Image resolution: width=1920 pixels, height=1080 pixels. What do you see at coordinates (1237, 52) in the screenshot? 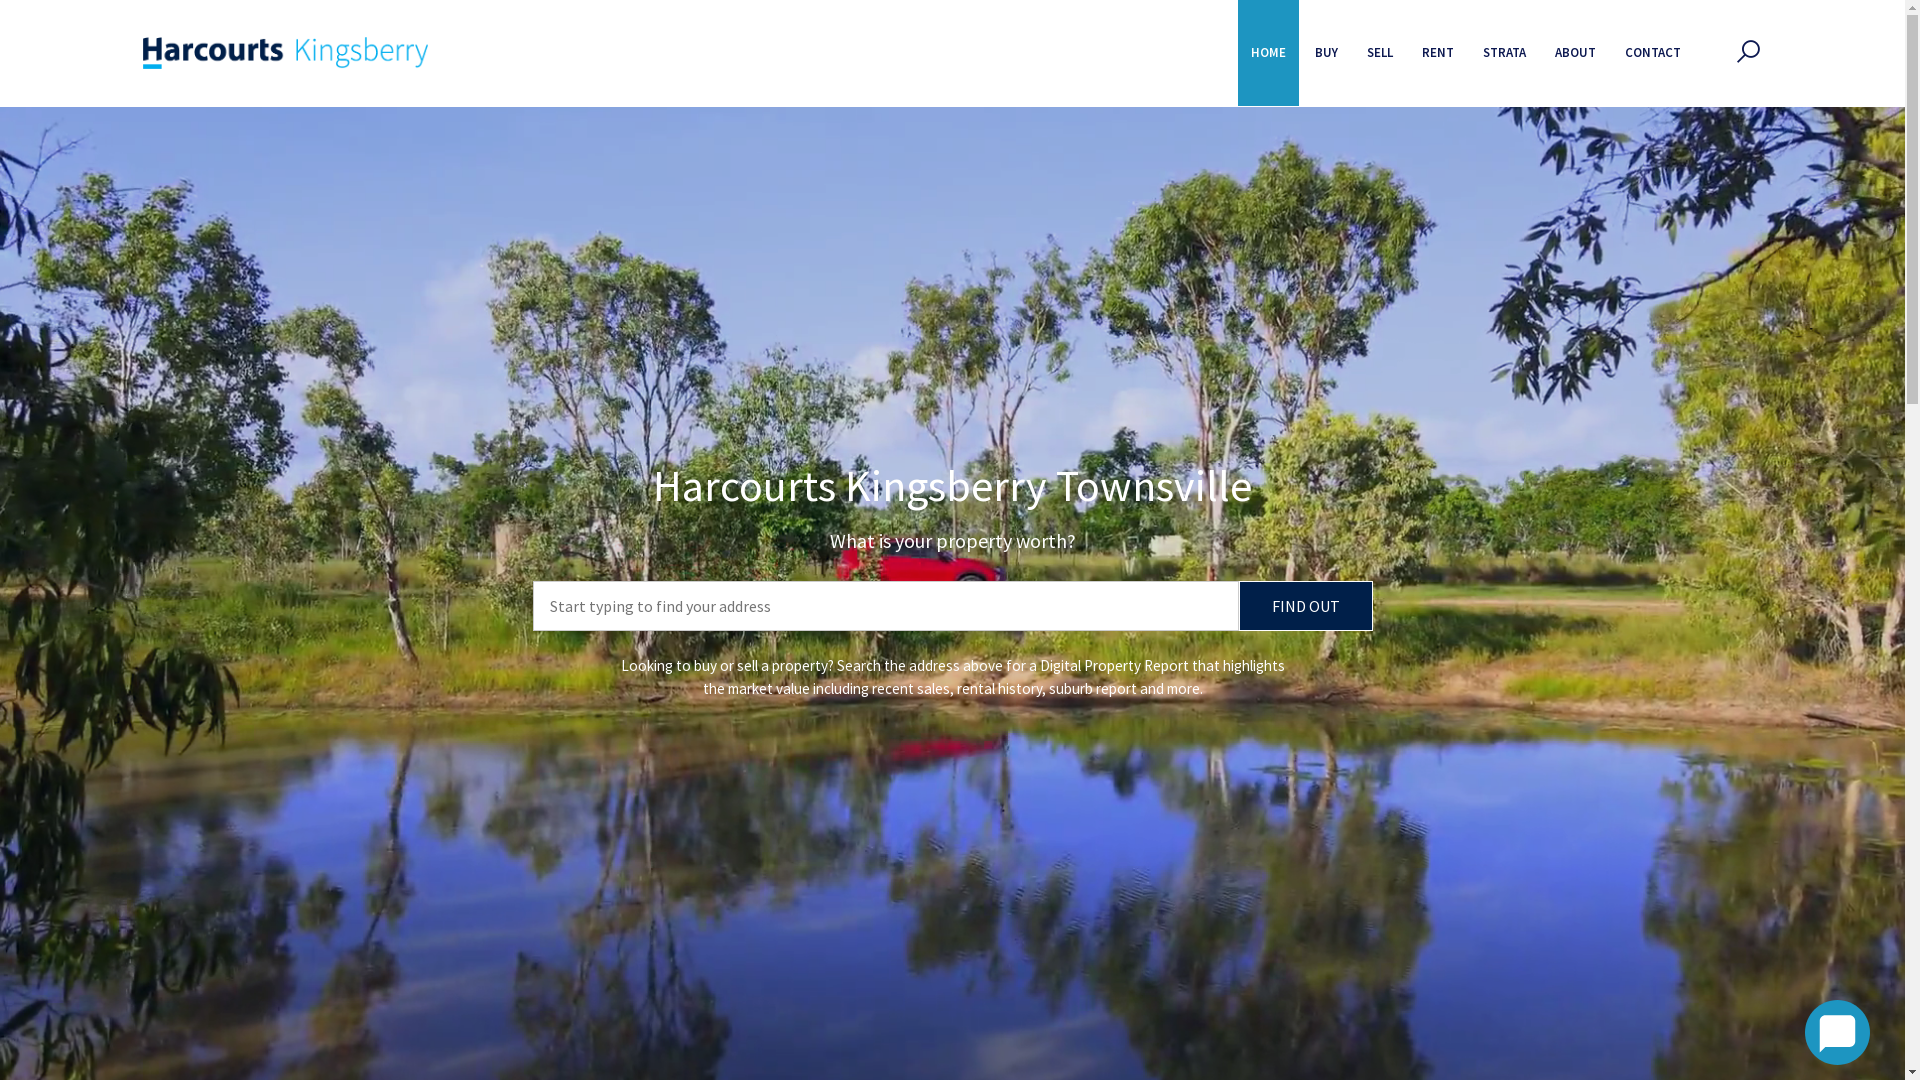
I see `'HOME'` at bounding box center [1237, 52].